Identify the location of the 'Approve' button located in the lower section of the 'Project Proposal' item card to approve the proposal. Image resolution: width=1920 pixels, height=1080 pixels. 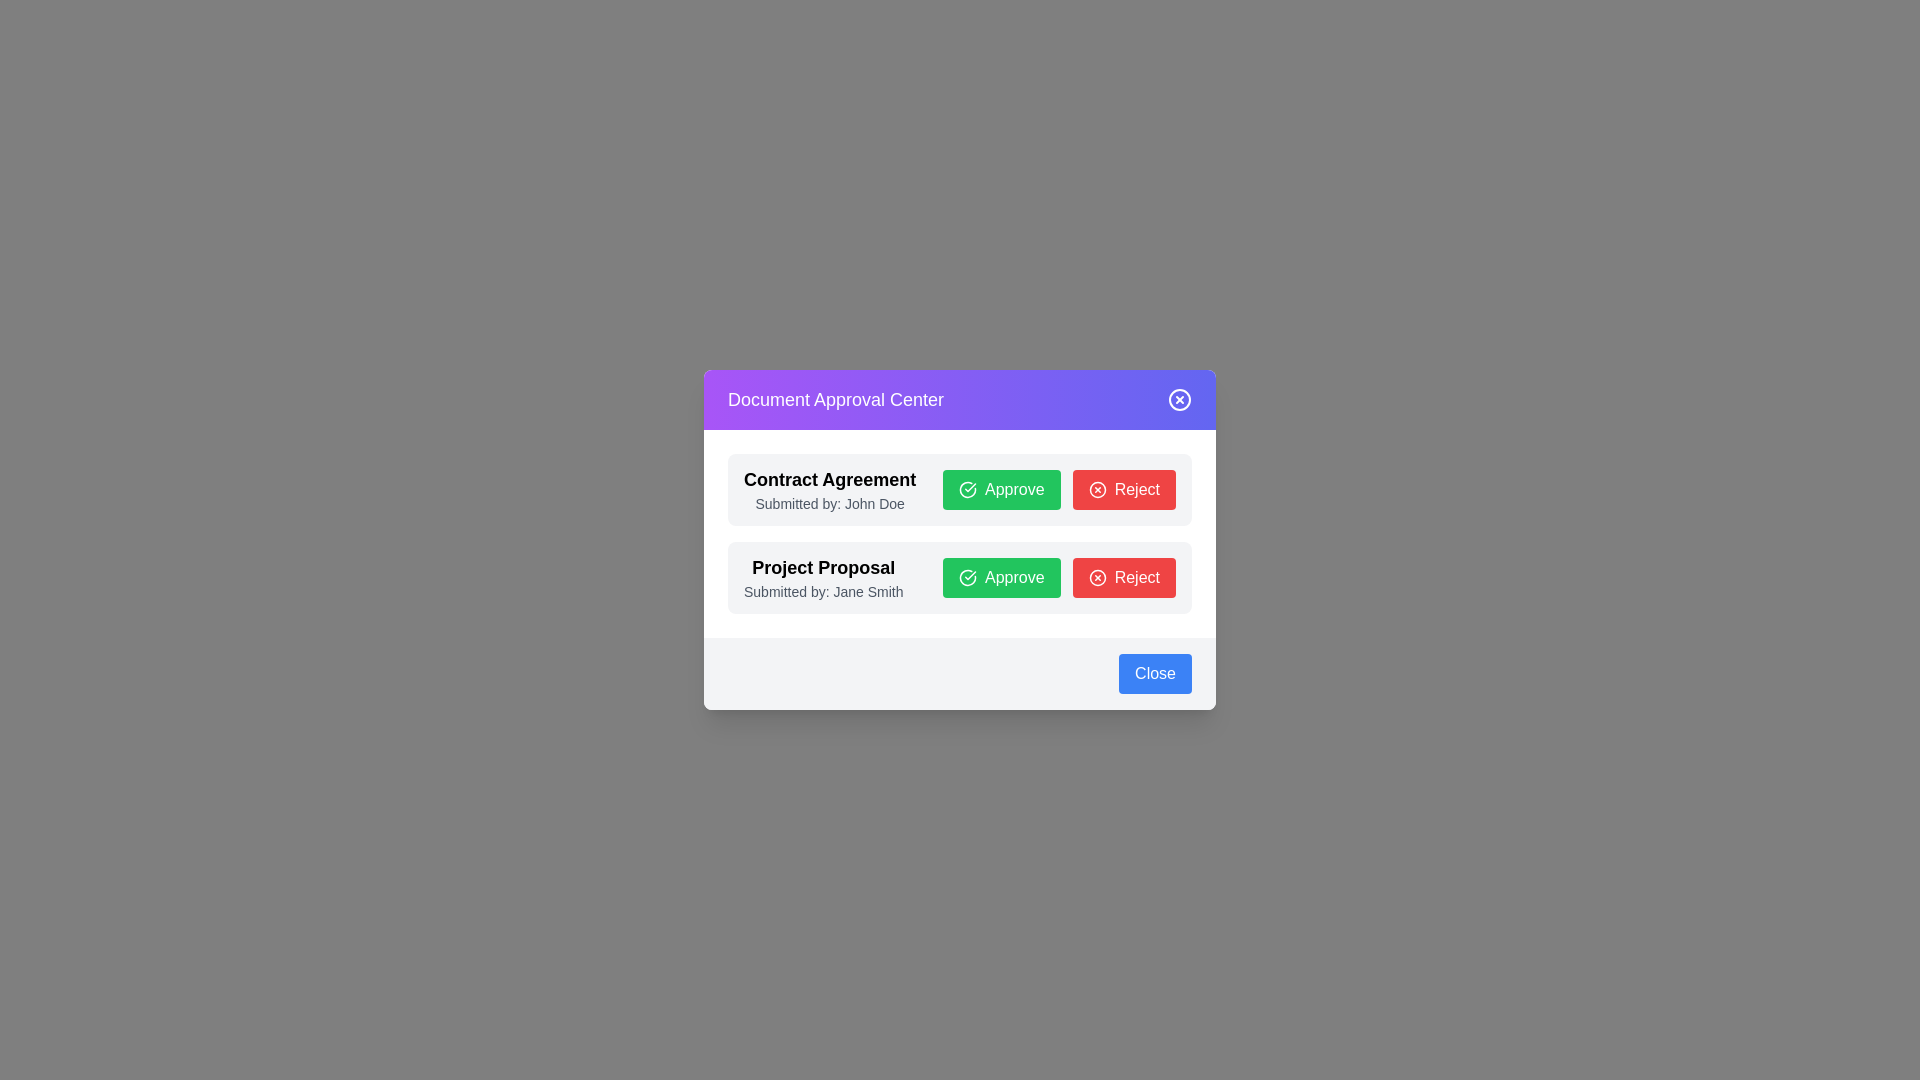
(1058, 578).